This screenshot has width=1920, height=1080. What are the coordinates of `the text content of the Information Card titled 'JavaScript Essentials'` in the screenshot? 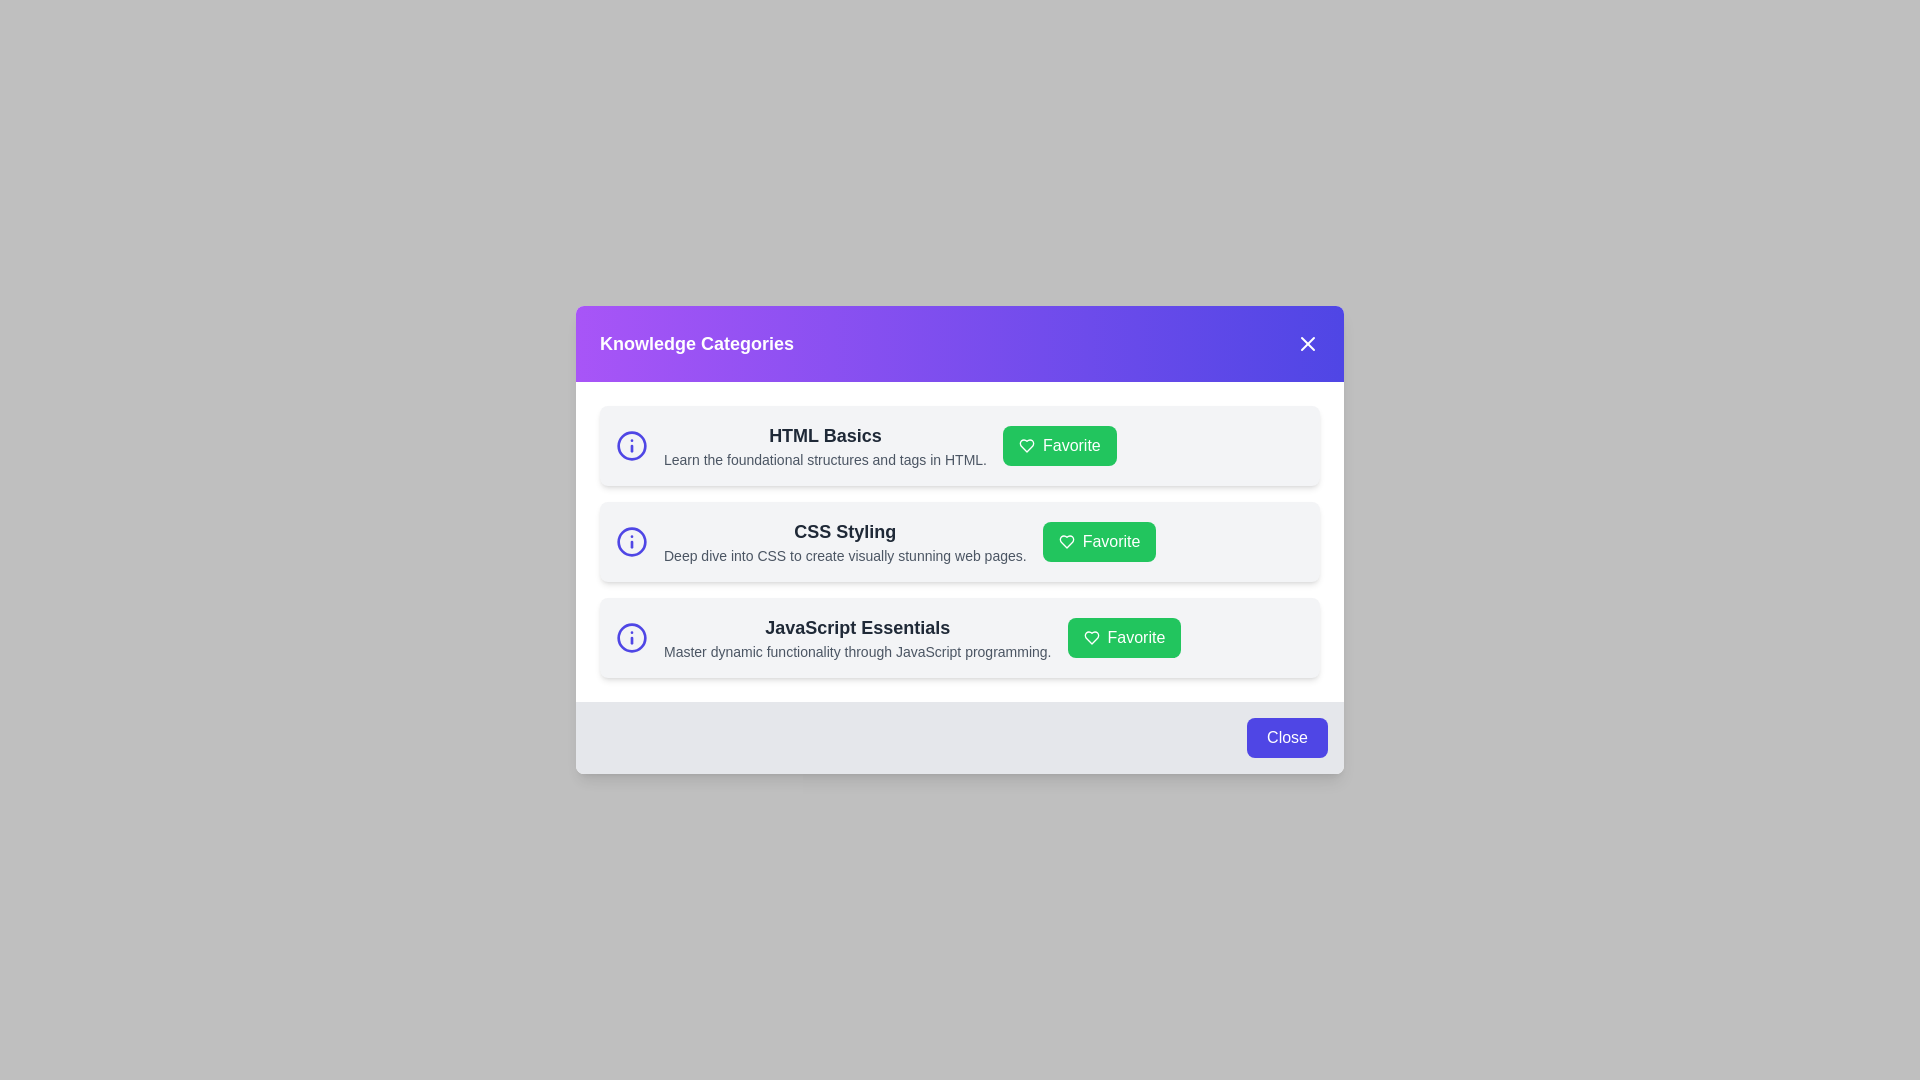 It's located at (960, 637).